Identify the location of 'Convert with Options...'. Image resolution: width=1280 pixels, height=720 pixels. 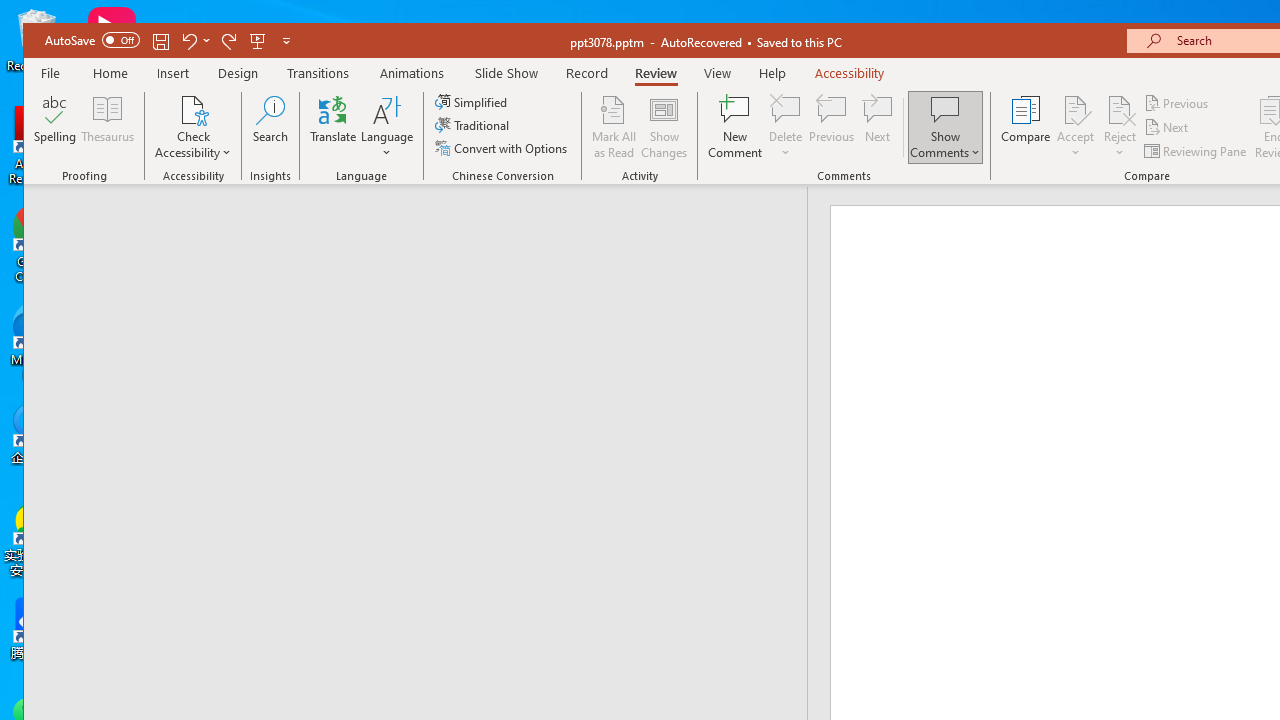
(503, 147).